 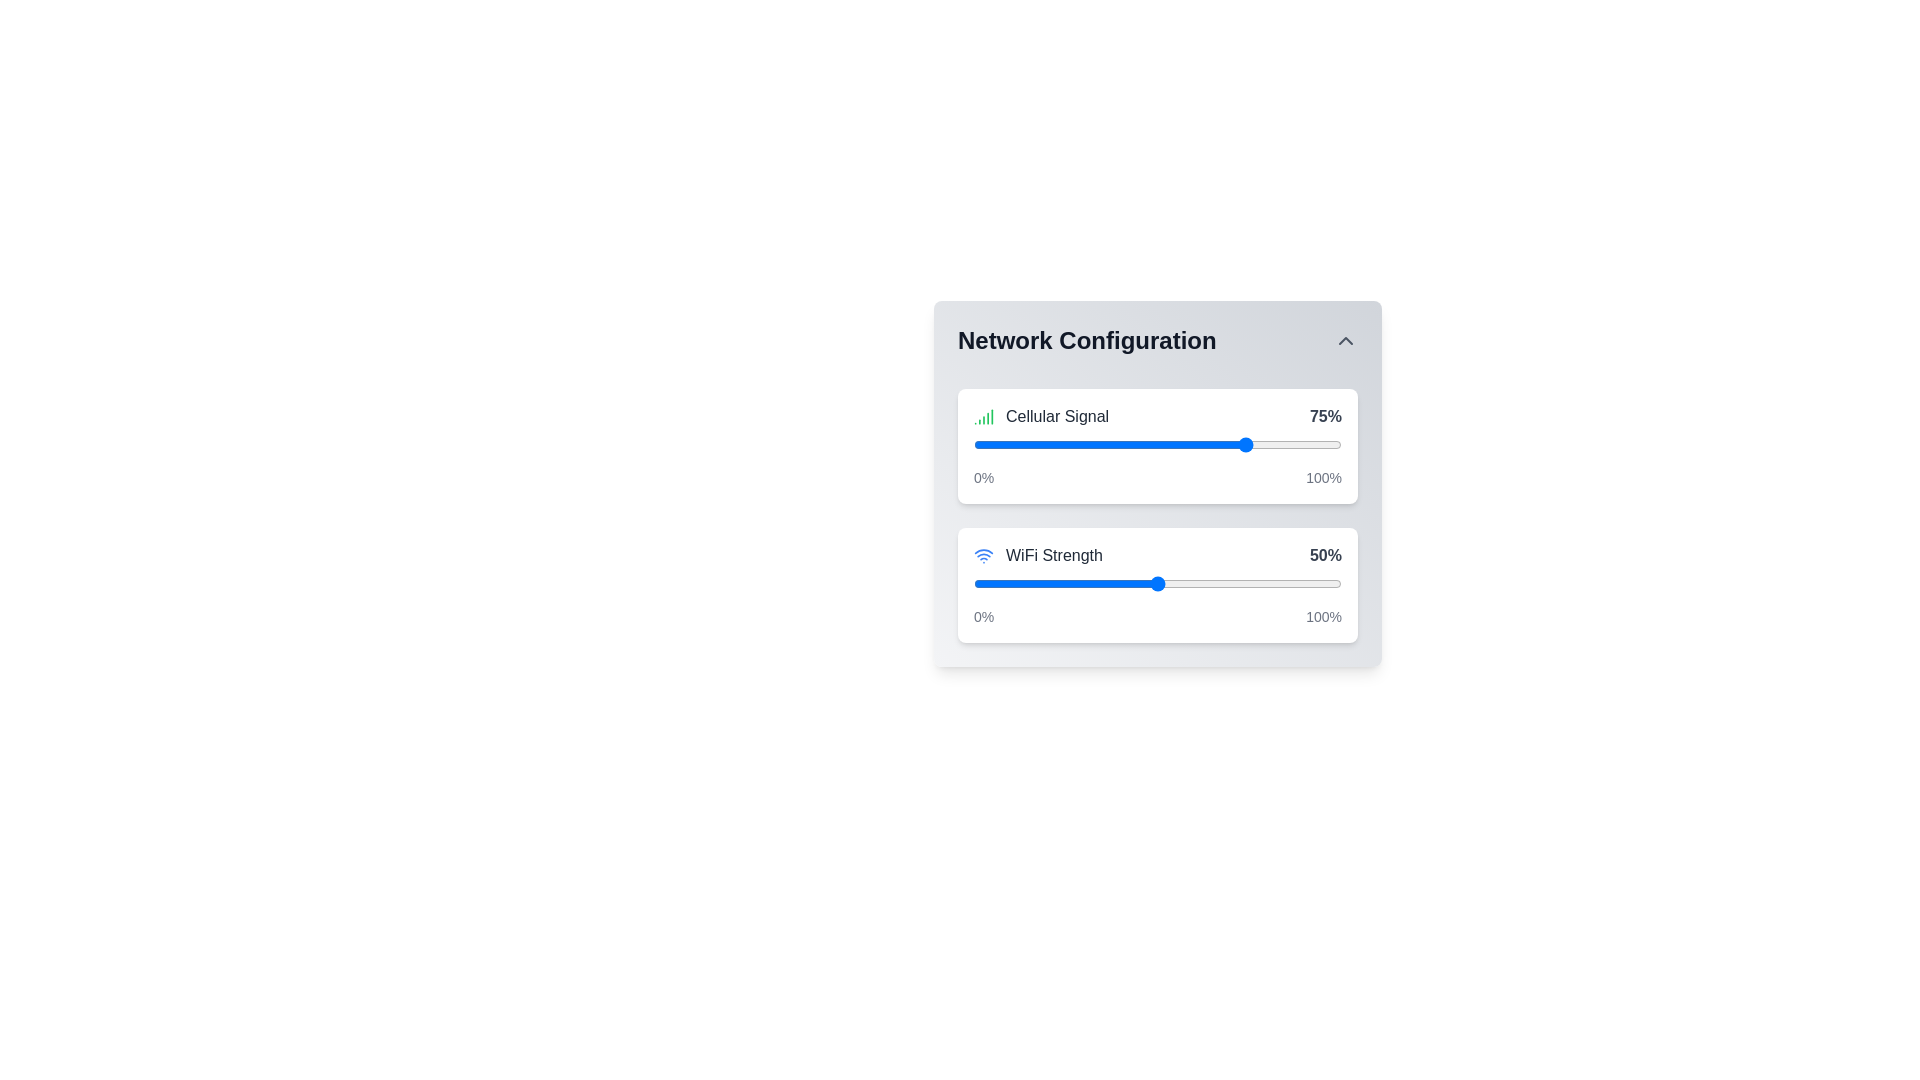 I want to click on the WiFi strength, so click(x=1334, y=583).